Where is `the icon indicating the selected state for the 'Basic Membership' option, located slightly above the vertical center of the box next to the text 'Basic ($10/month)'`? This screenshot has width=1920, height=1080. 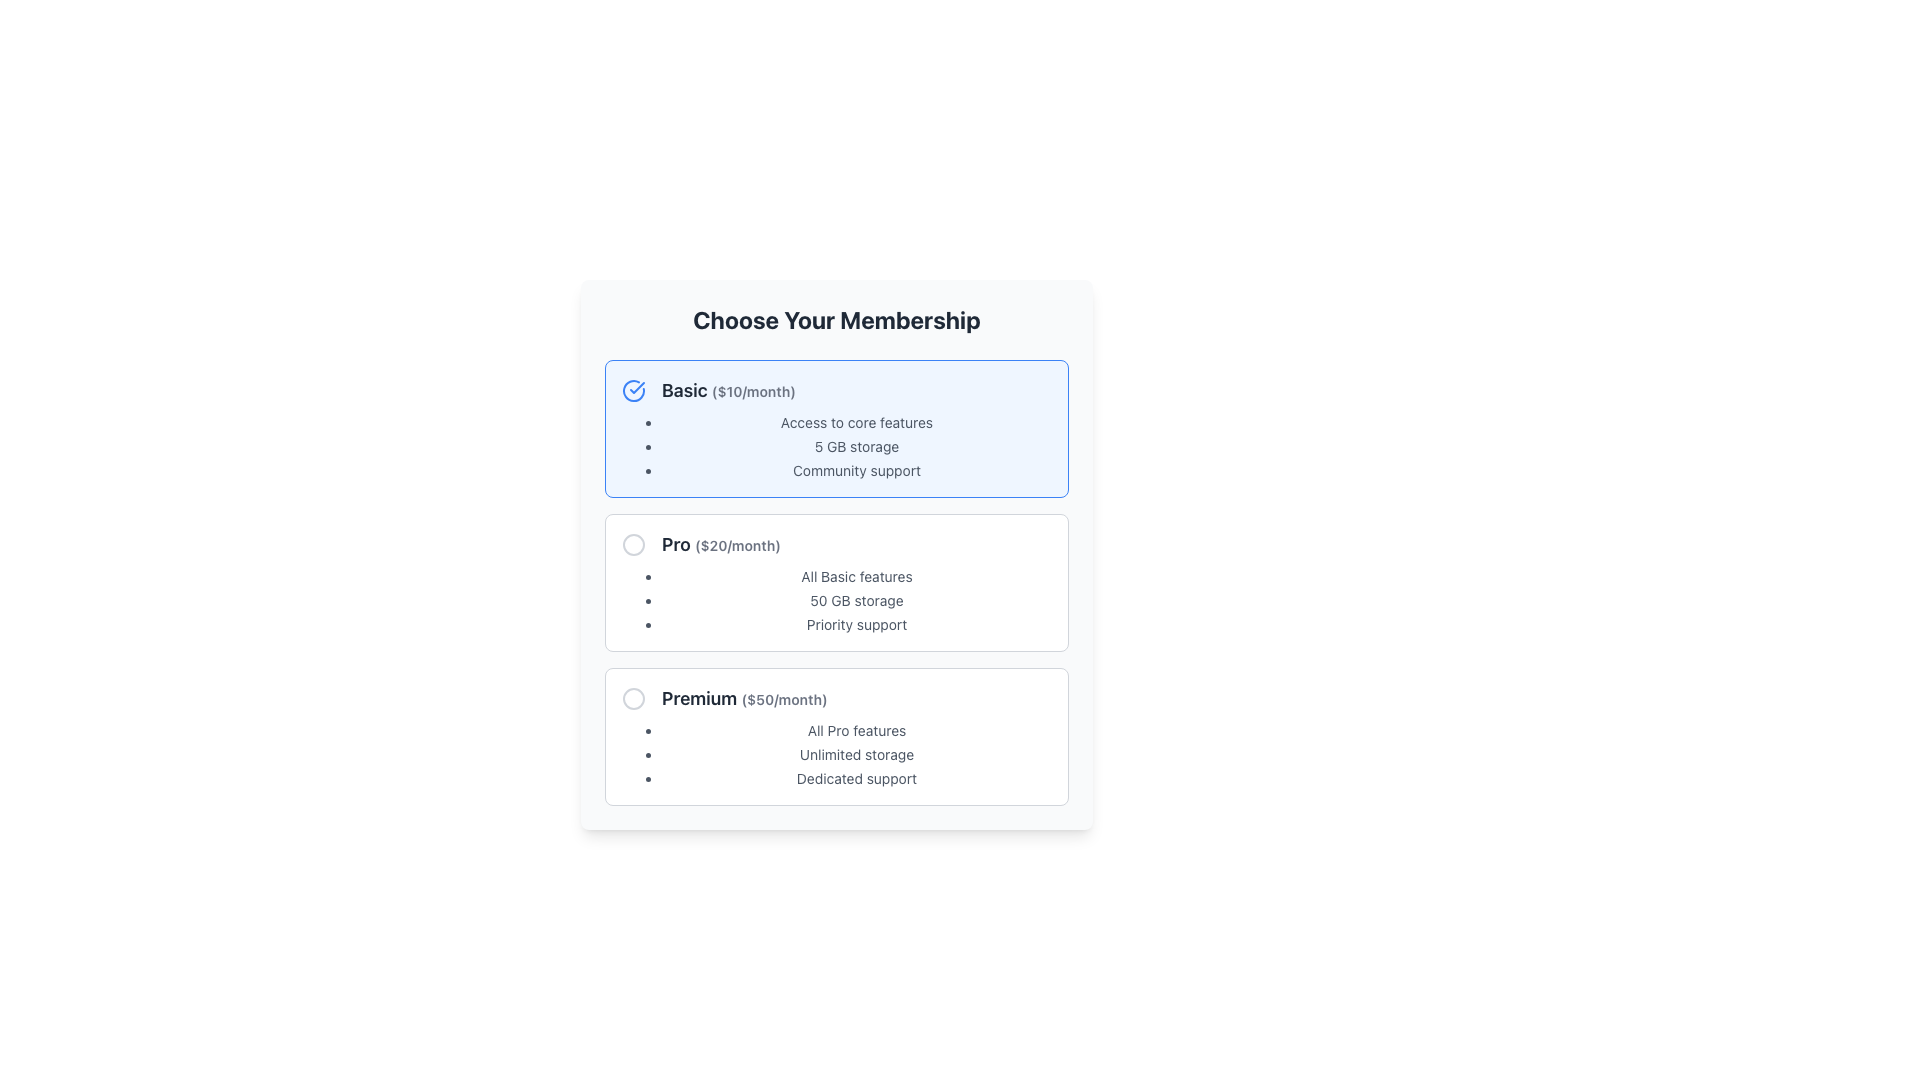
the icon indicating the selected state for the 'Basic Membership' option, located slightly above the vertical center of the box next to the text 'Basic ($10/month)' is located at coordinates (632, 390).